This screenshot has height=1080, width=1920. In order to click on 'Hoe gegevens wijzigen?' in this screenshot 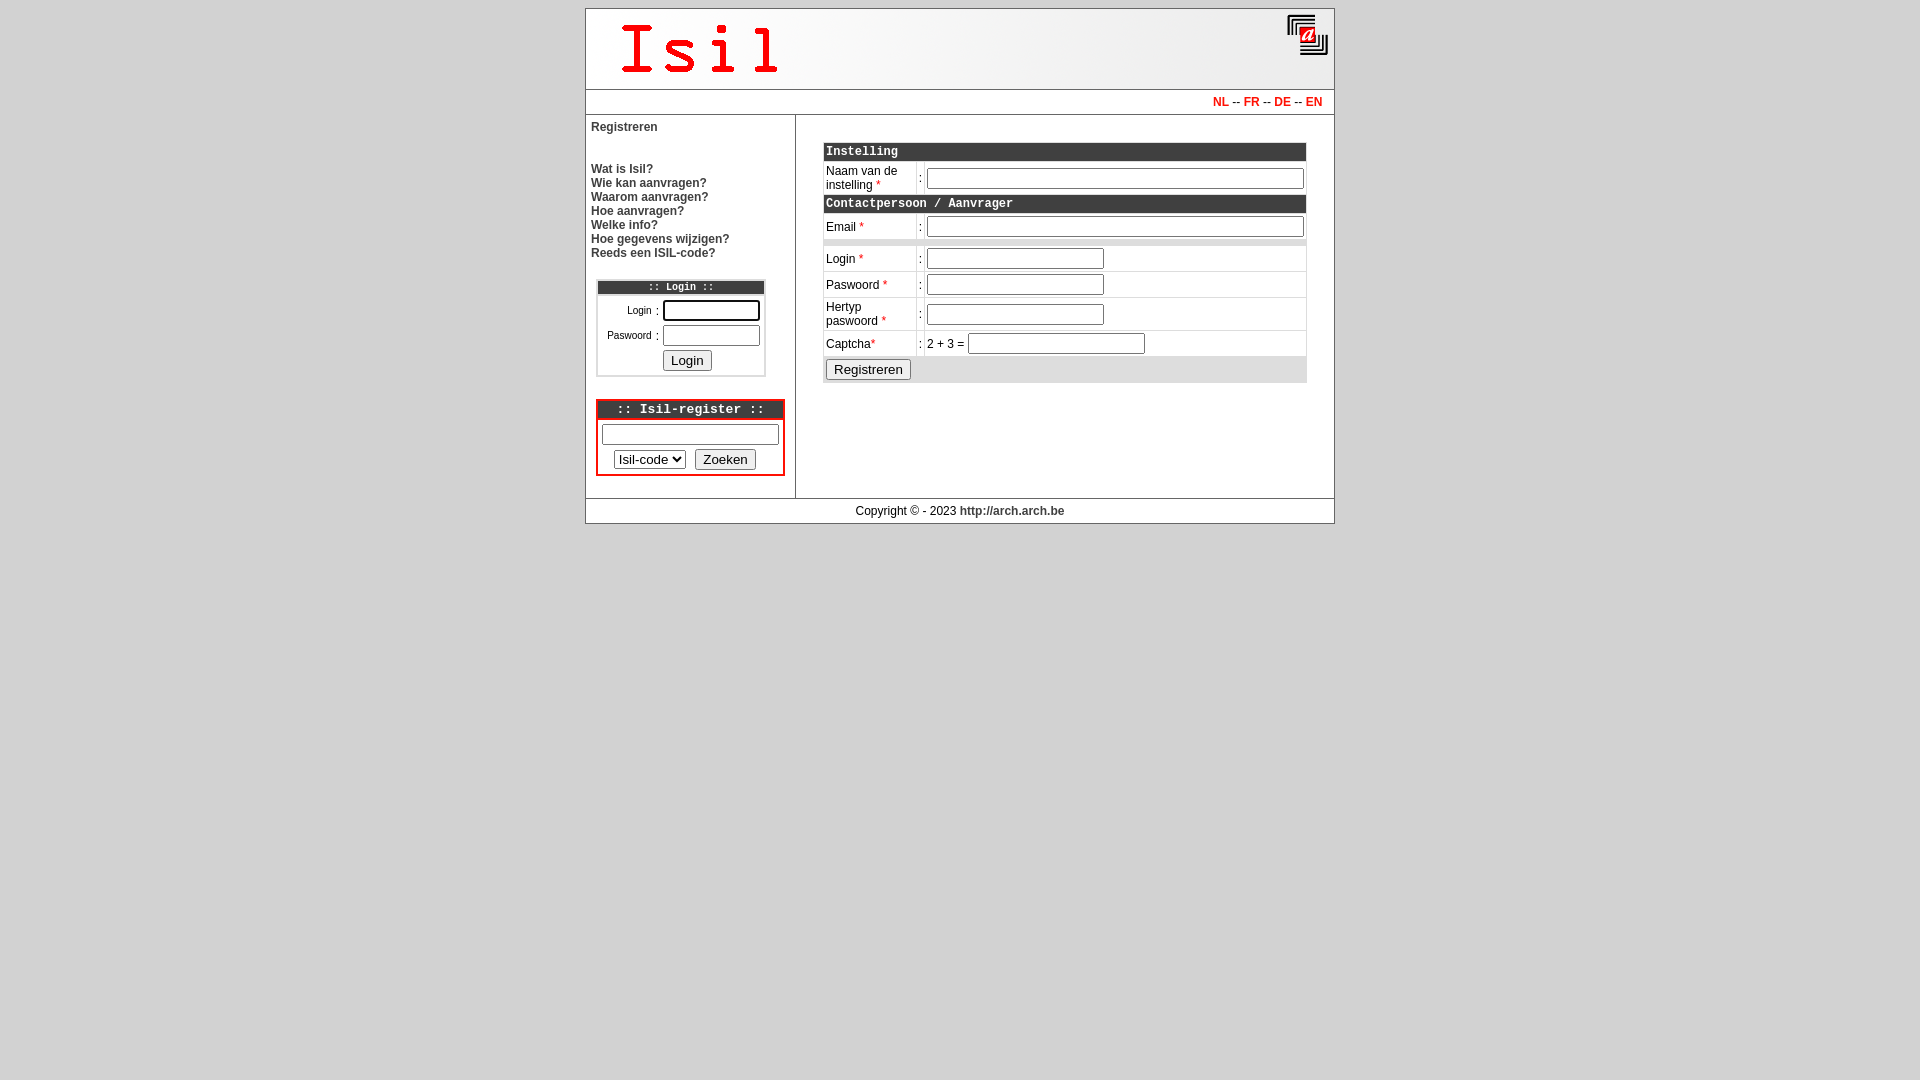, I will do `click(589, 238)`.